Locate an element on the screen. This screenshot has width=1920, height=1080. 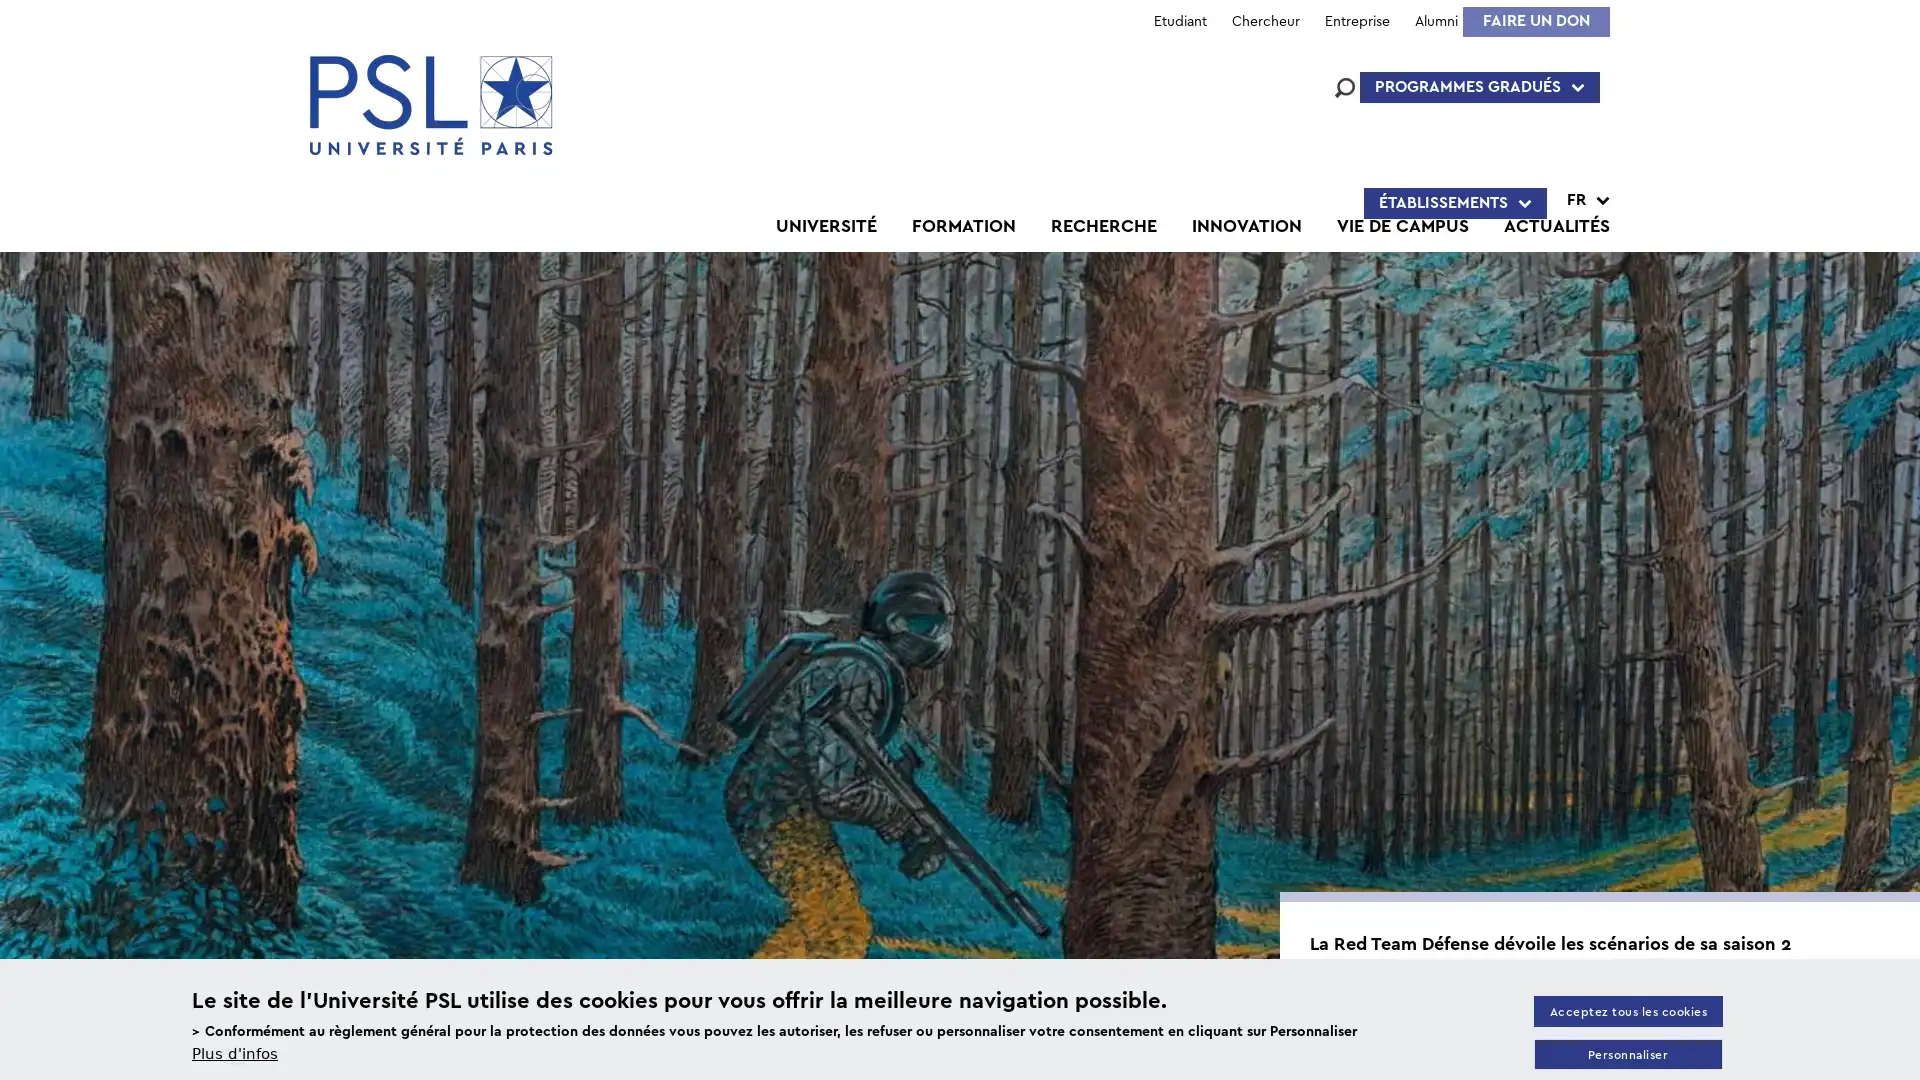
Parametres des cookies is located at coordinates (1627, 1053).